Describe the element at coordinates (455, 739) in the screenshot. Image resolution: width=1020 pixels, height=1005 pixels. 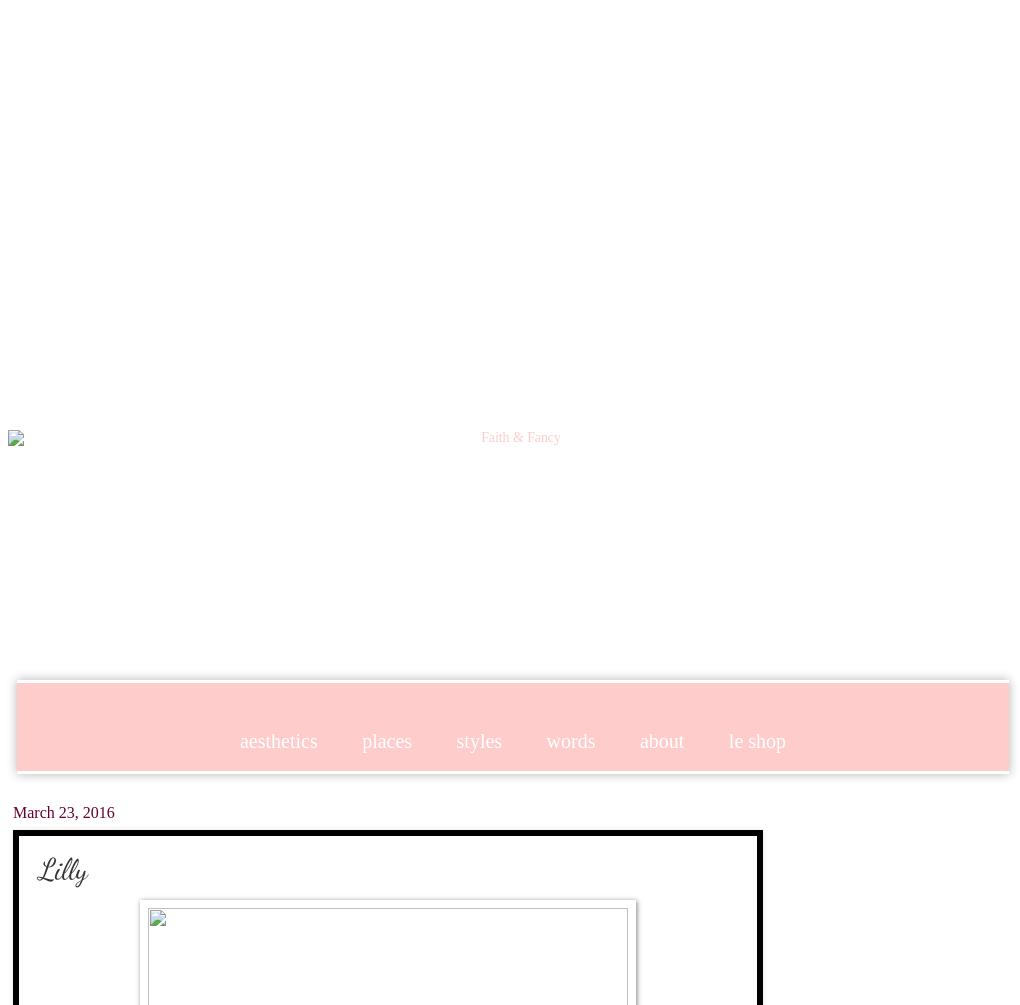
I see `'styles'` at that location.